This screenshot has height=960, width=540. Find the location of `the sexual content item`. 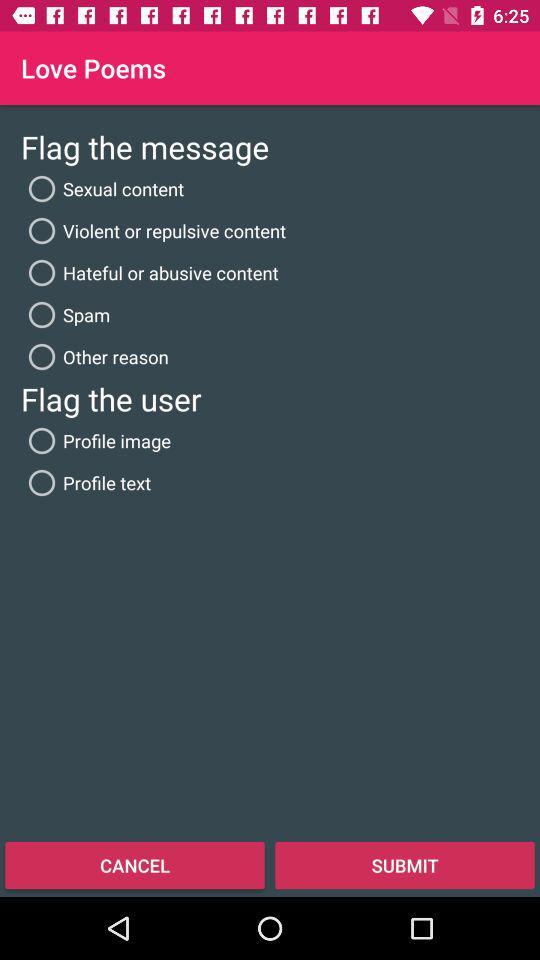

the sexual content item is located at coordinates (102, 189).